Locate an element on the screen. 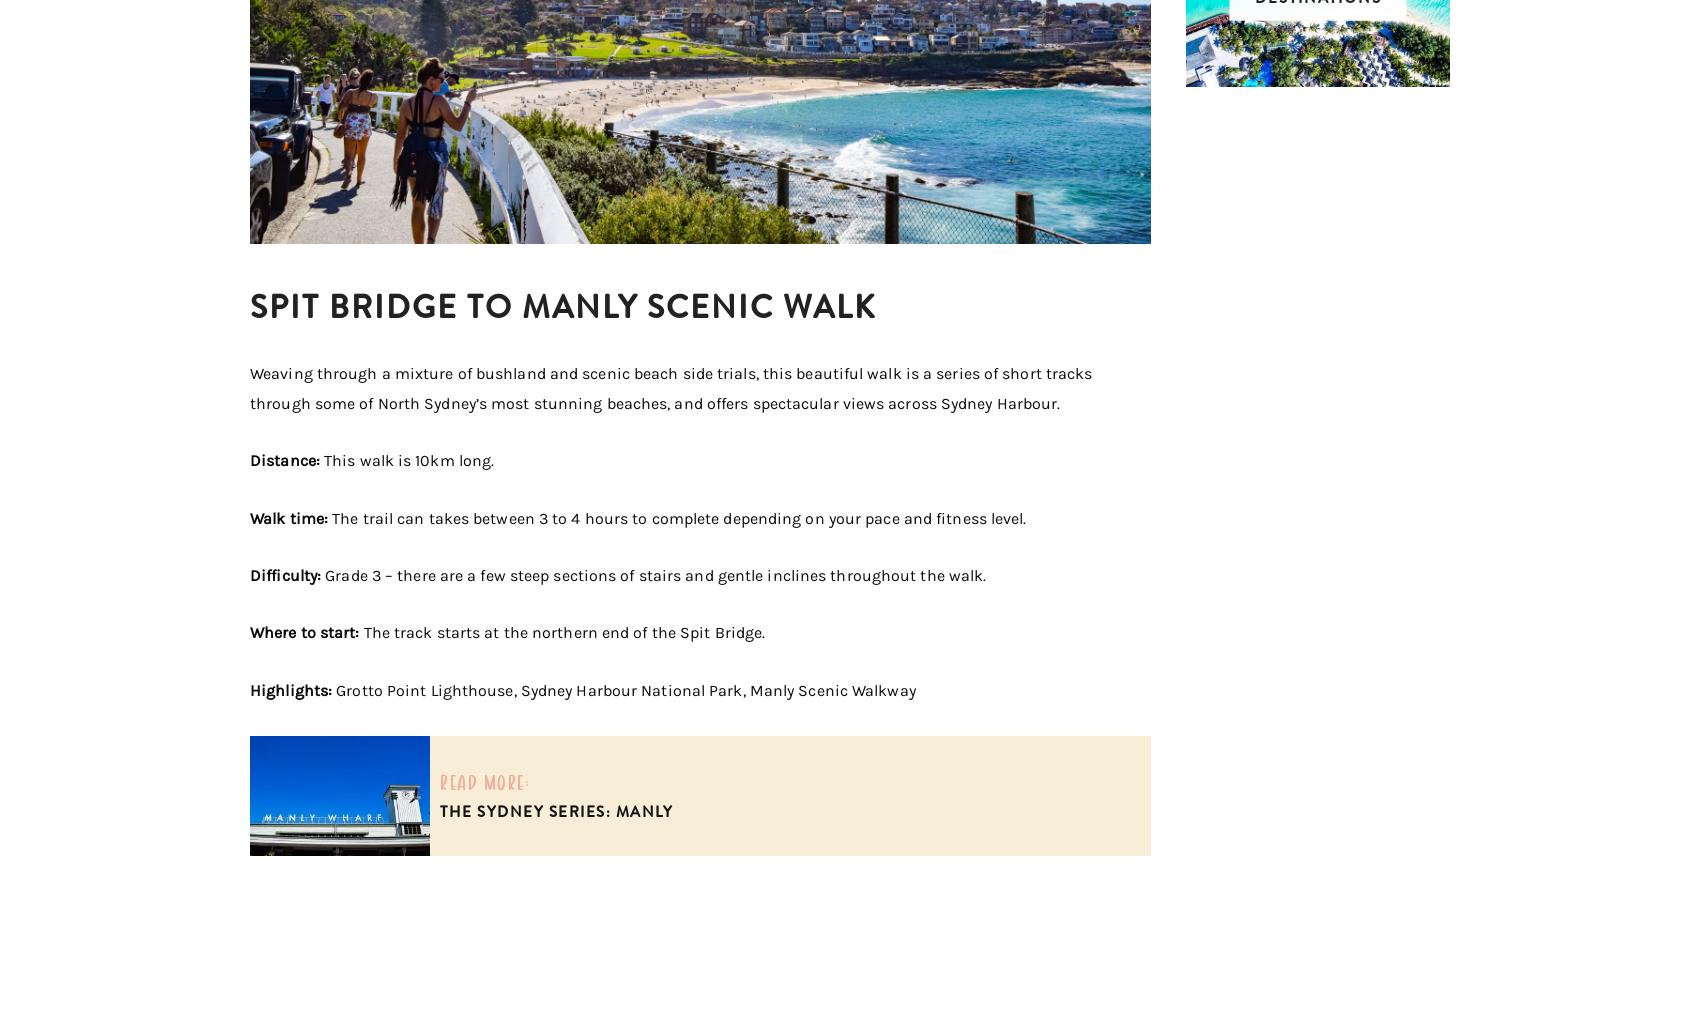 This screenshot has width=1700, height=1036. 'Where to start:' is located at coordinates (306, 632).